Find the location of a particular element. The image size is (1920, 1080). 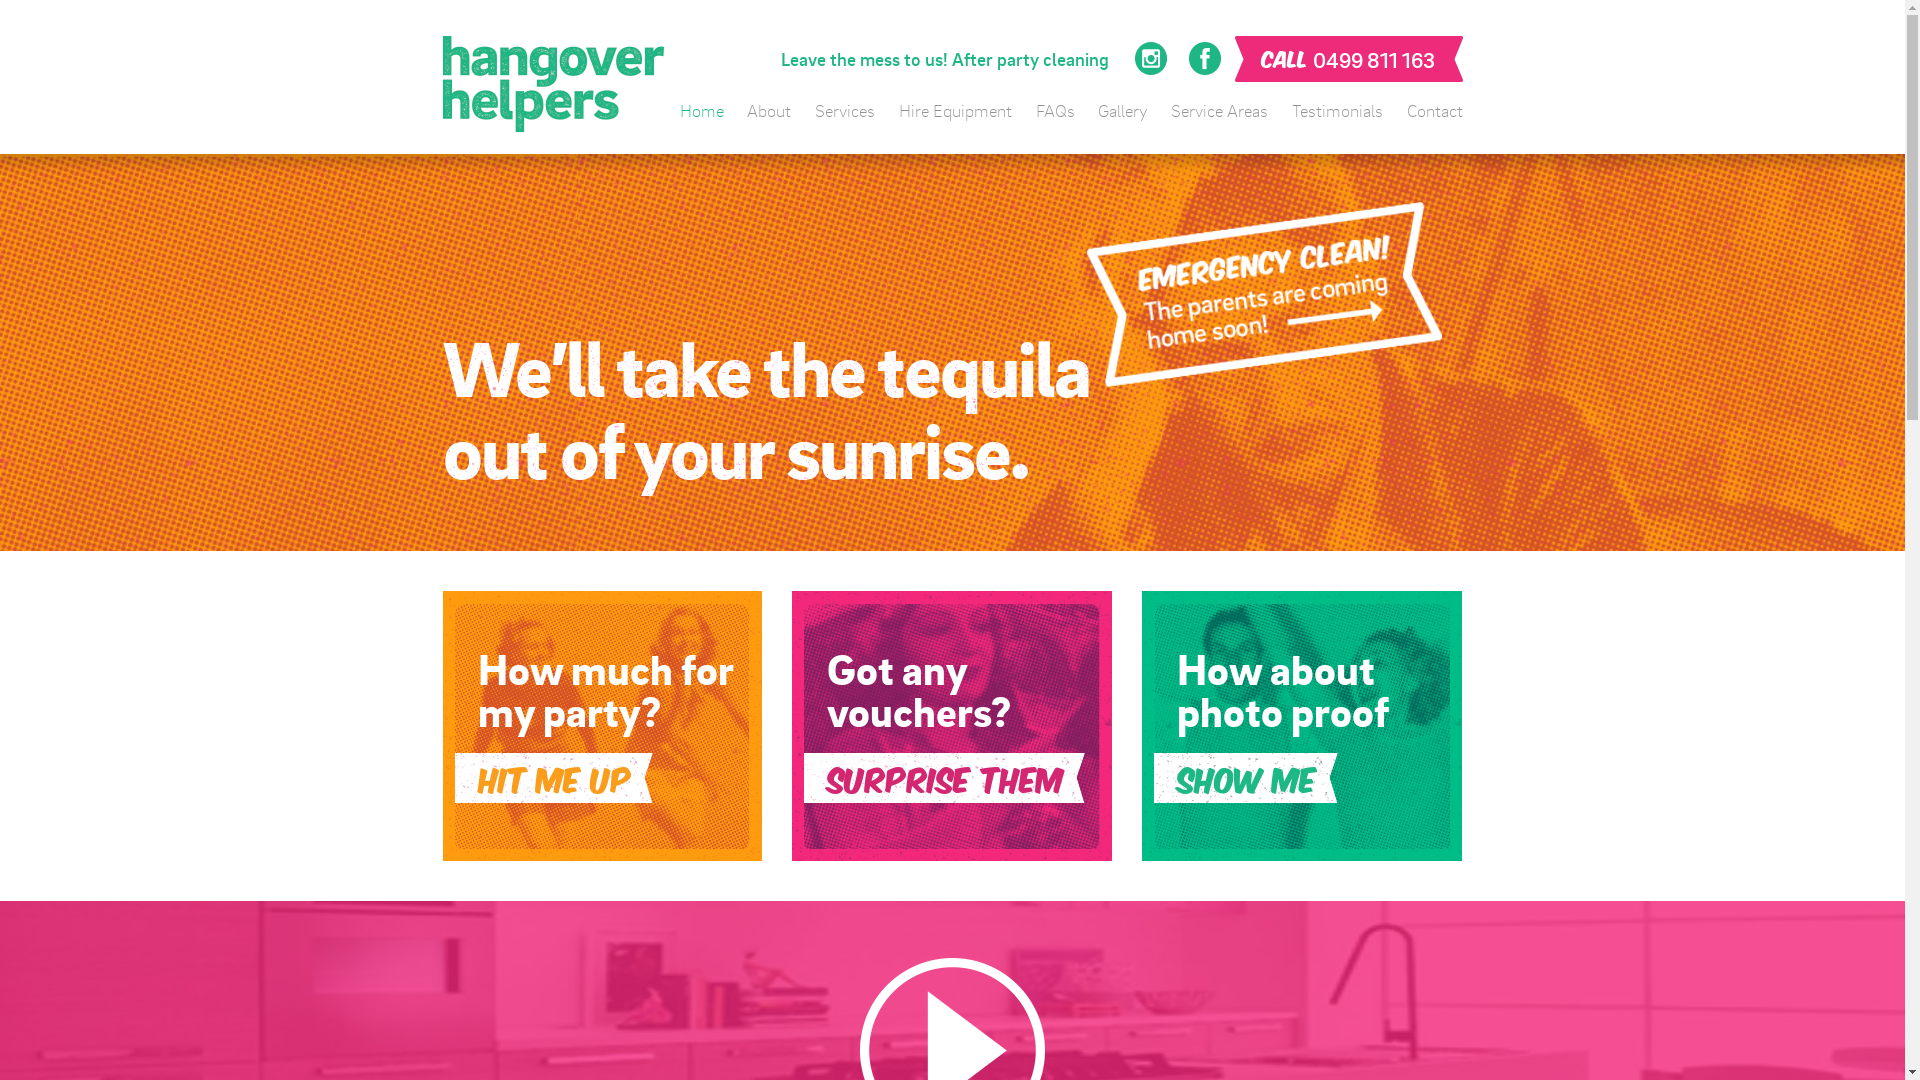

'FAQs' is located at coordinates (1054, 110).